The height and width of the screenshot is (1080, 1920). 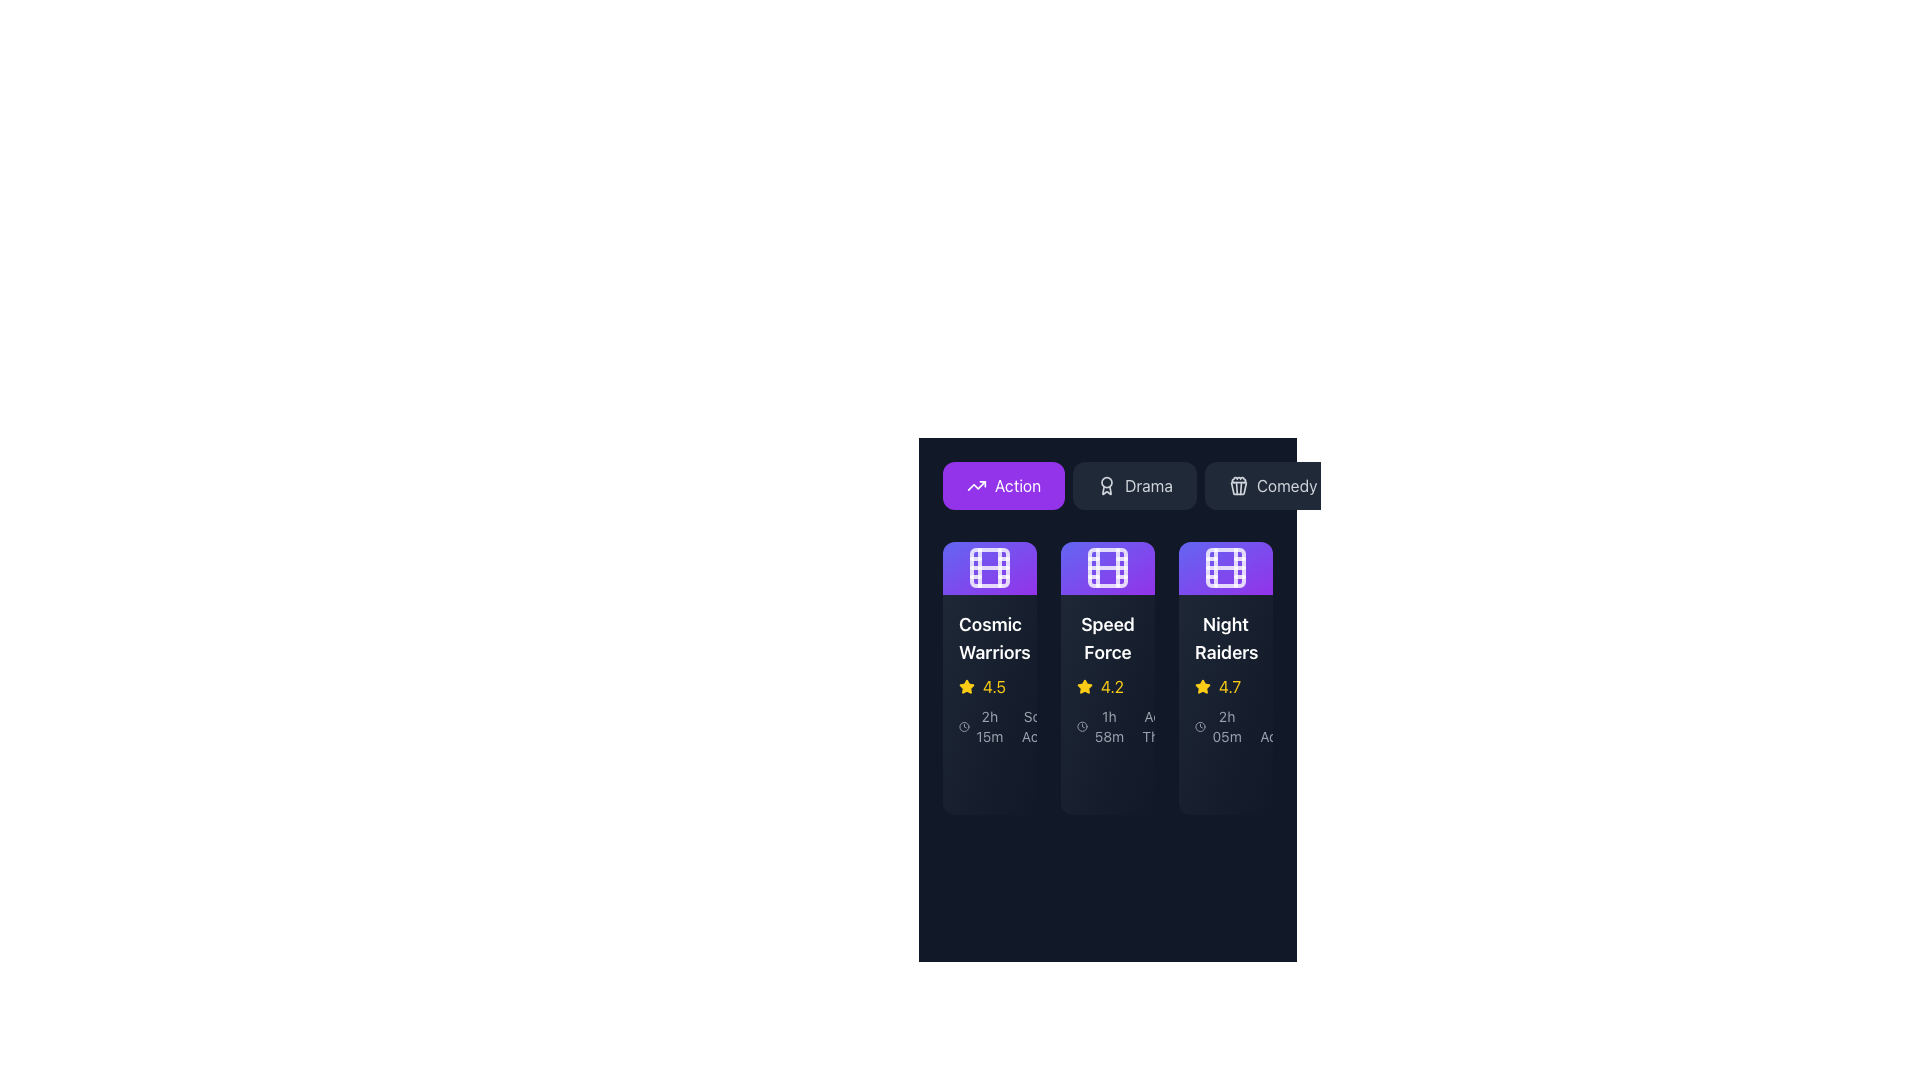 What do you see at coordinates (977, 486) in the screenshot?
I see `the trending arrow icon located on the leftmost part of the 'Action' button for information` at bounding box center [977, 486].